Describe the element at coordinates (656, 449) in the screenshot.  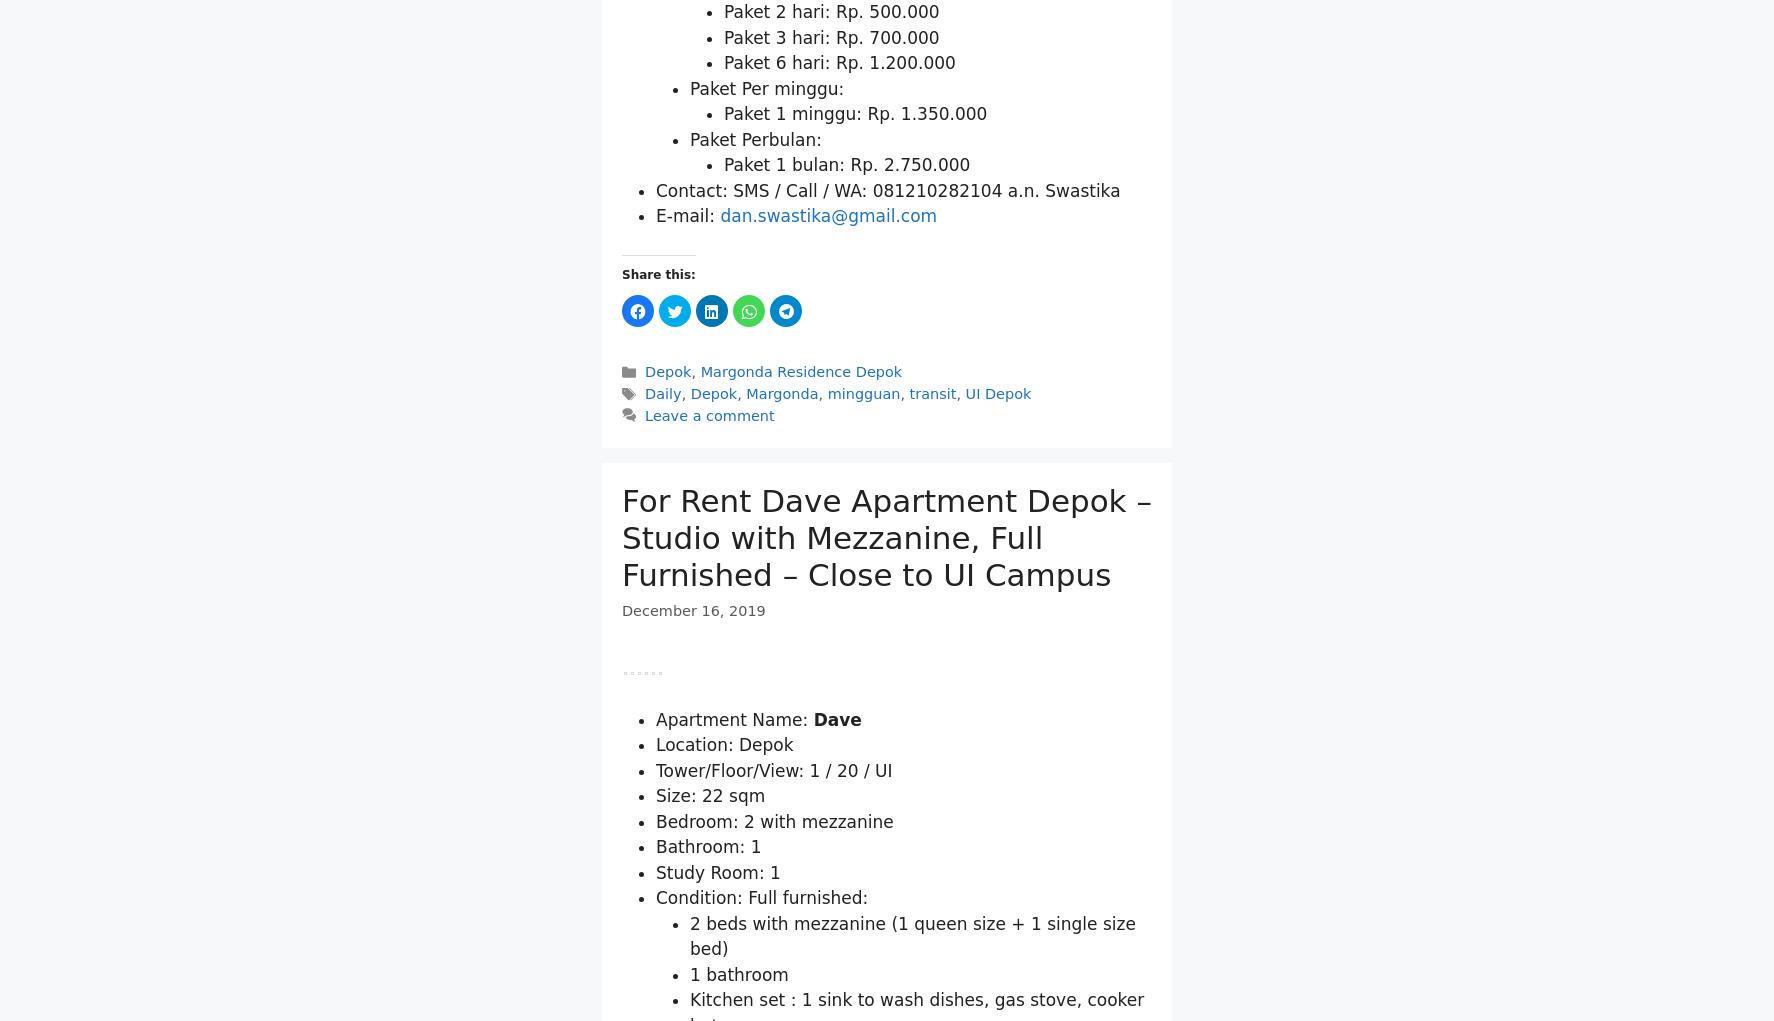
I see `'E-mail:'` at that location.